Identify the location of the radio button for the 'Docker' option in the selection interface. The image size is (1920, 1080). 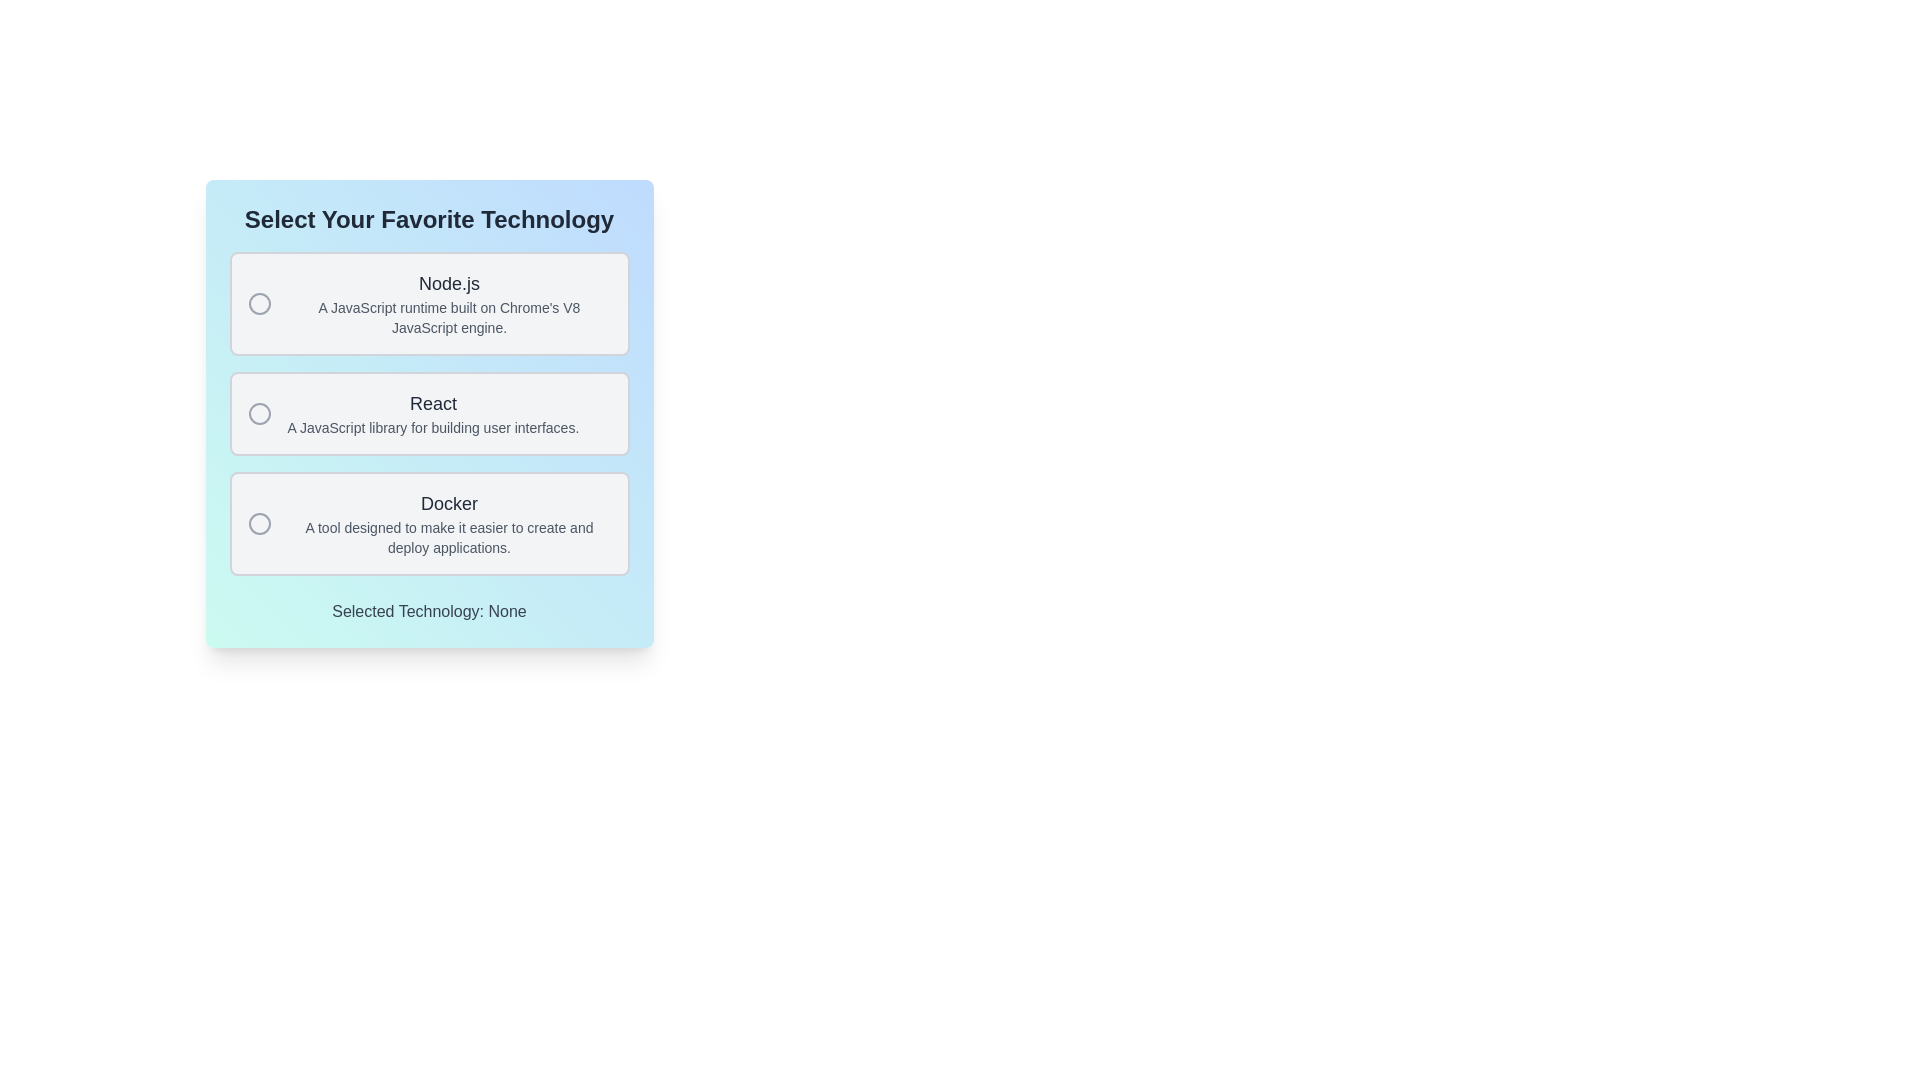
(258, 523).